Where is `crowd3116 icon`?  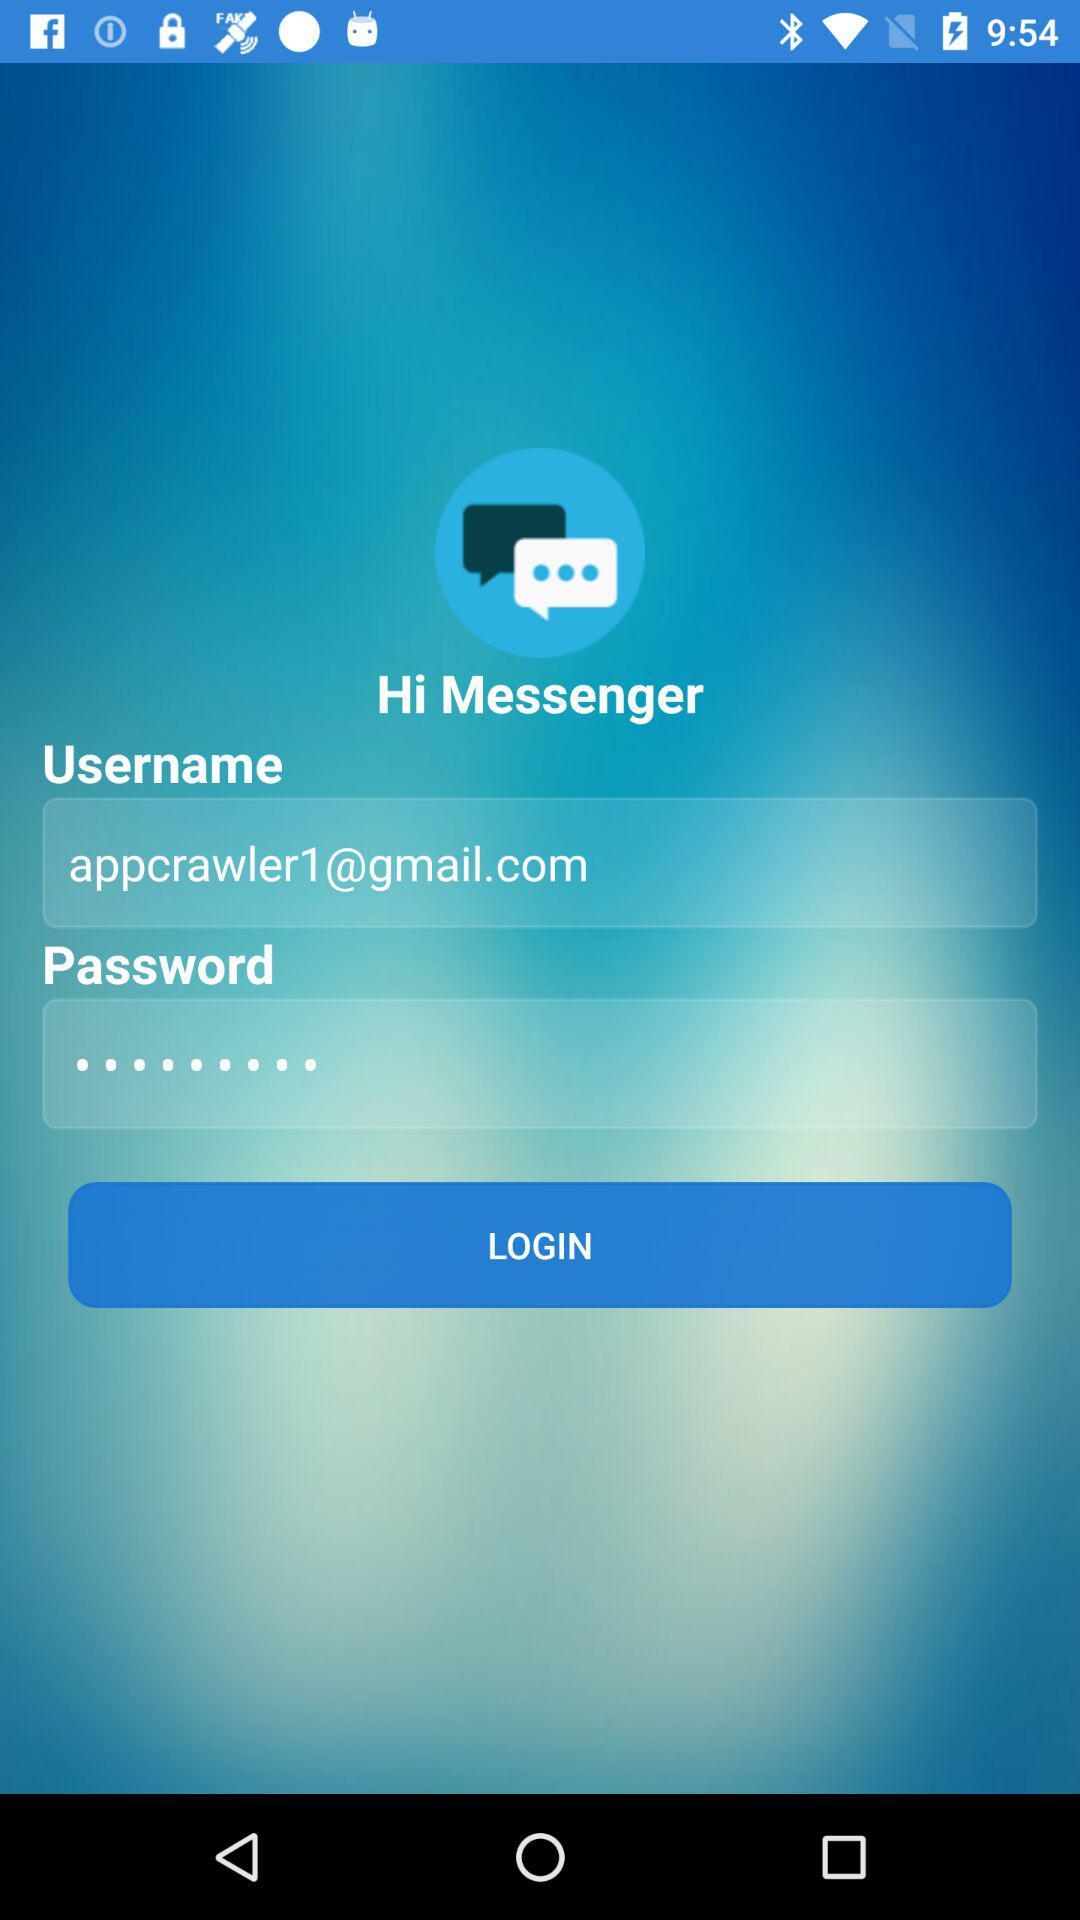
crowd3116 icon is located at coordinates (540, 1062).